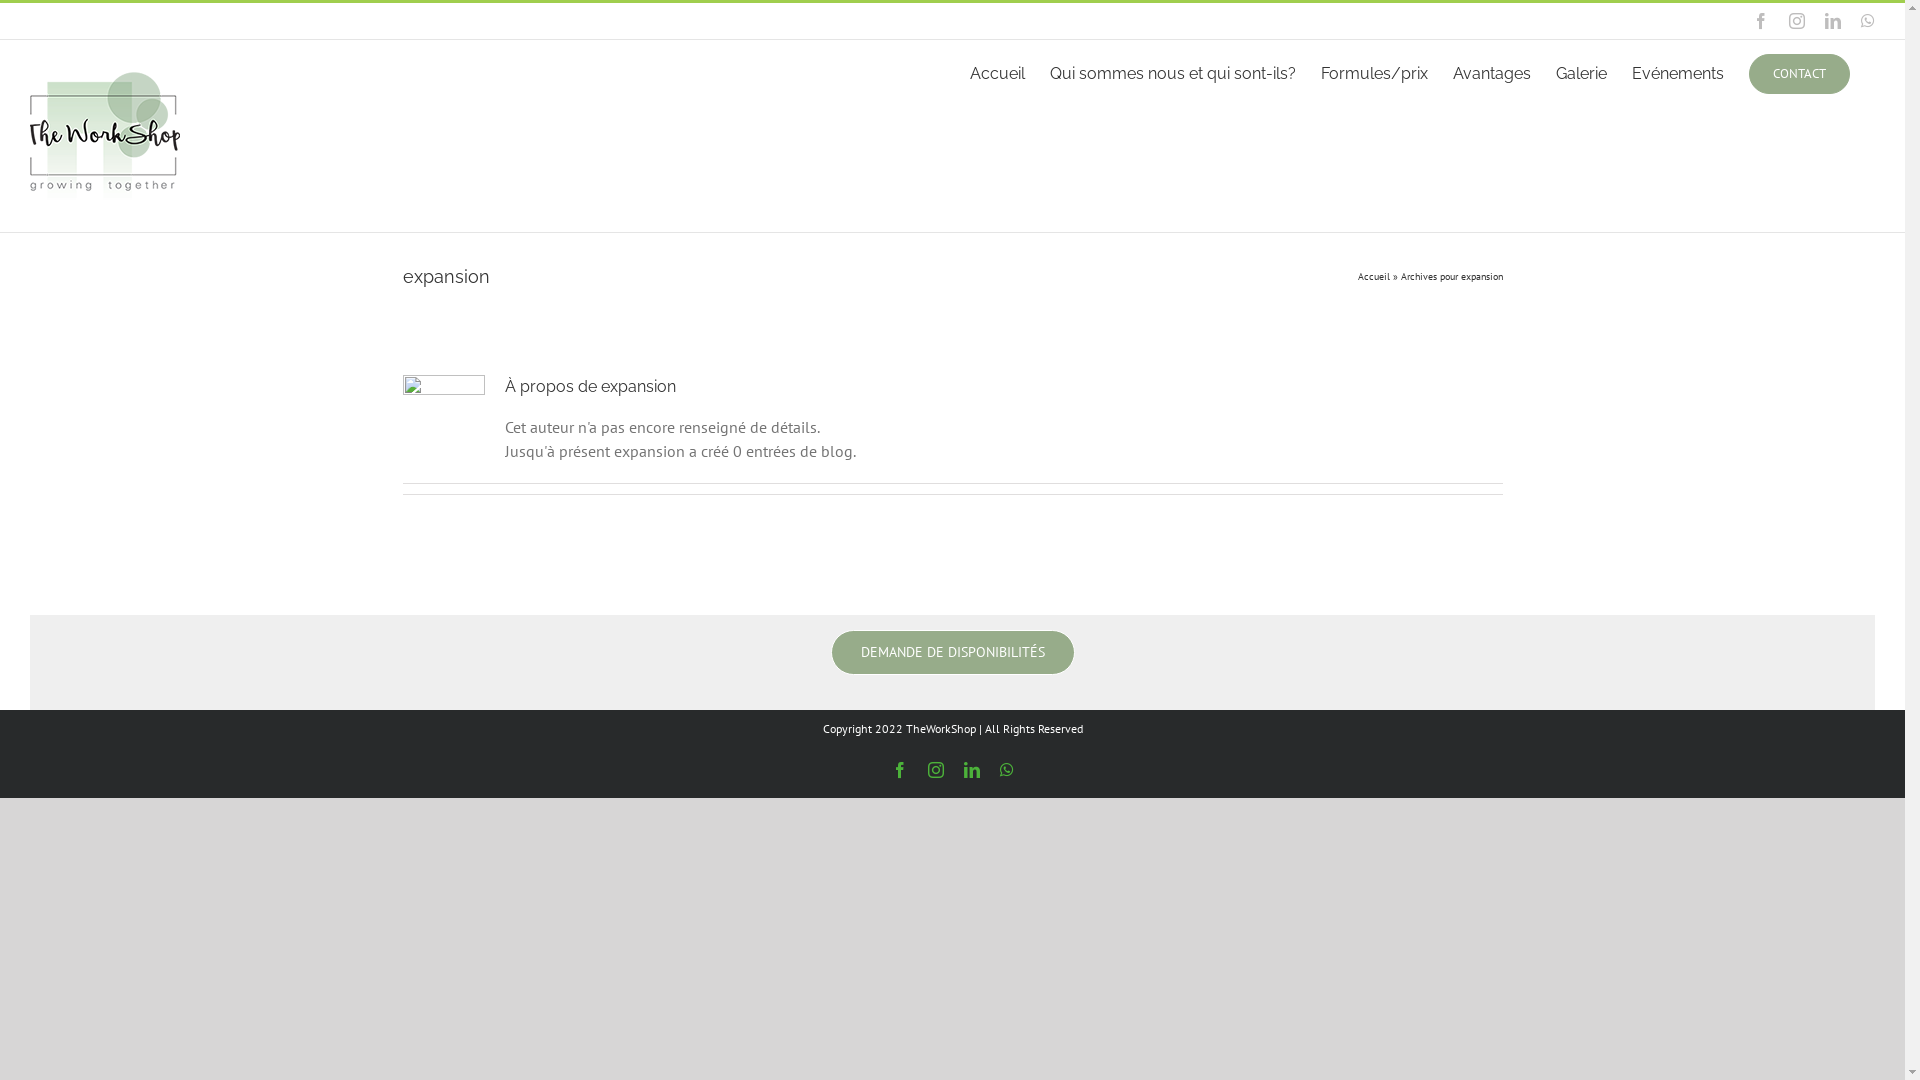  I want to click on 'Qui sommes nous et qui sont-ils?', so click(1172, 71).